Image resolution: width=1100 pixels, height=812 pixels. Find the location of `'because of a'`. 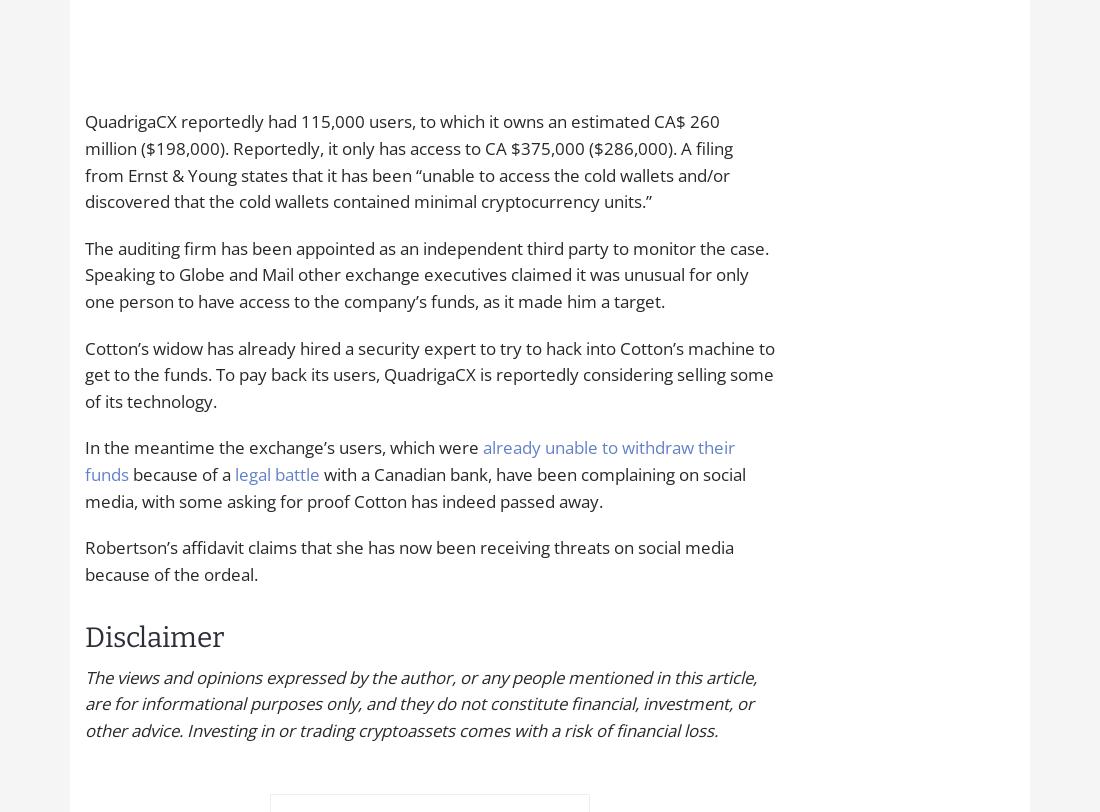

'because of a' is located at coordinates (181, 473).